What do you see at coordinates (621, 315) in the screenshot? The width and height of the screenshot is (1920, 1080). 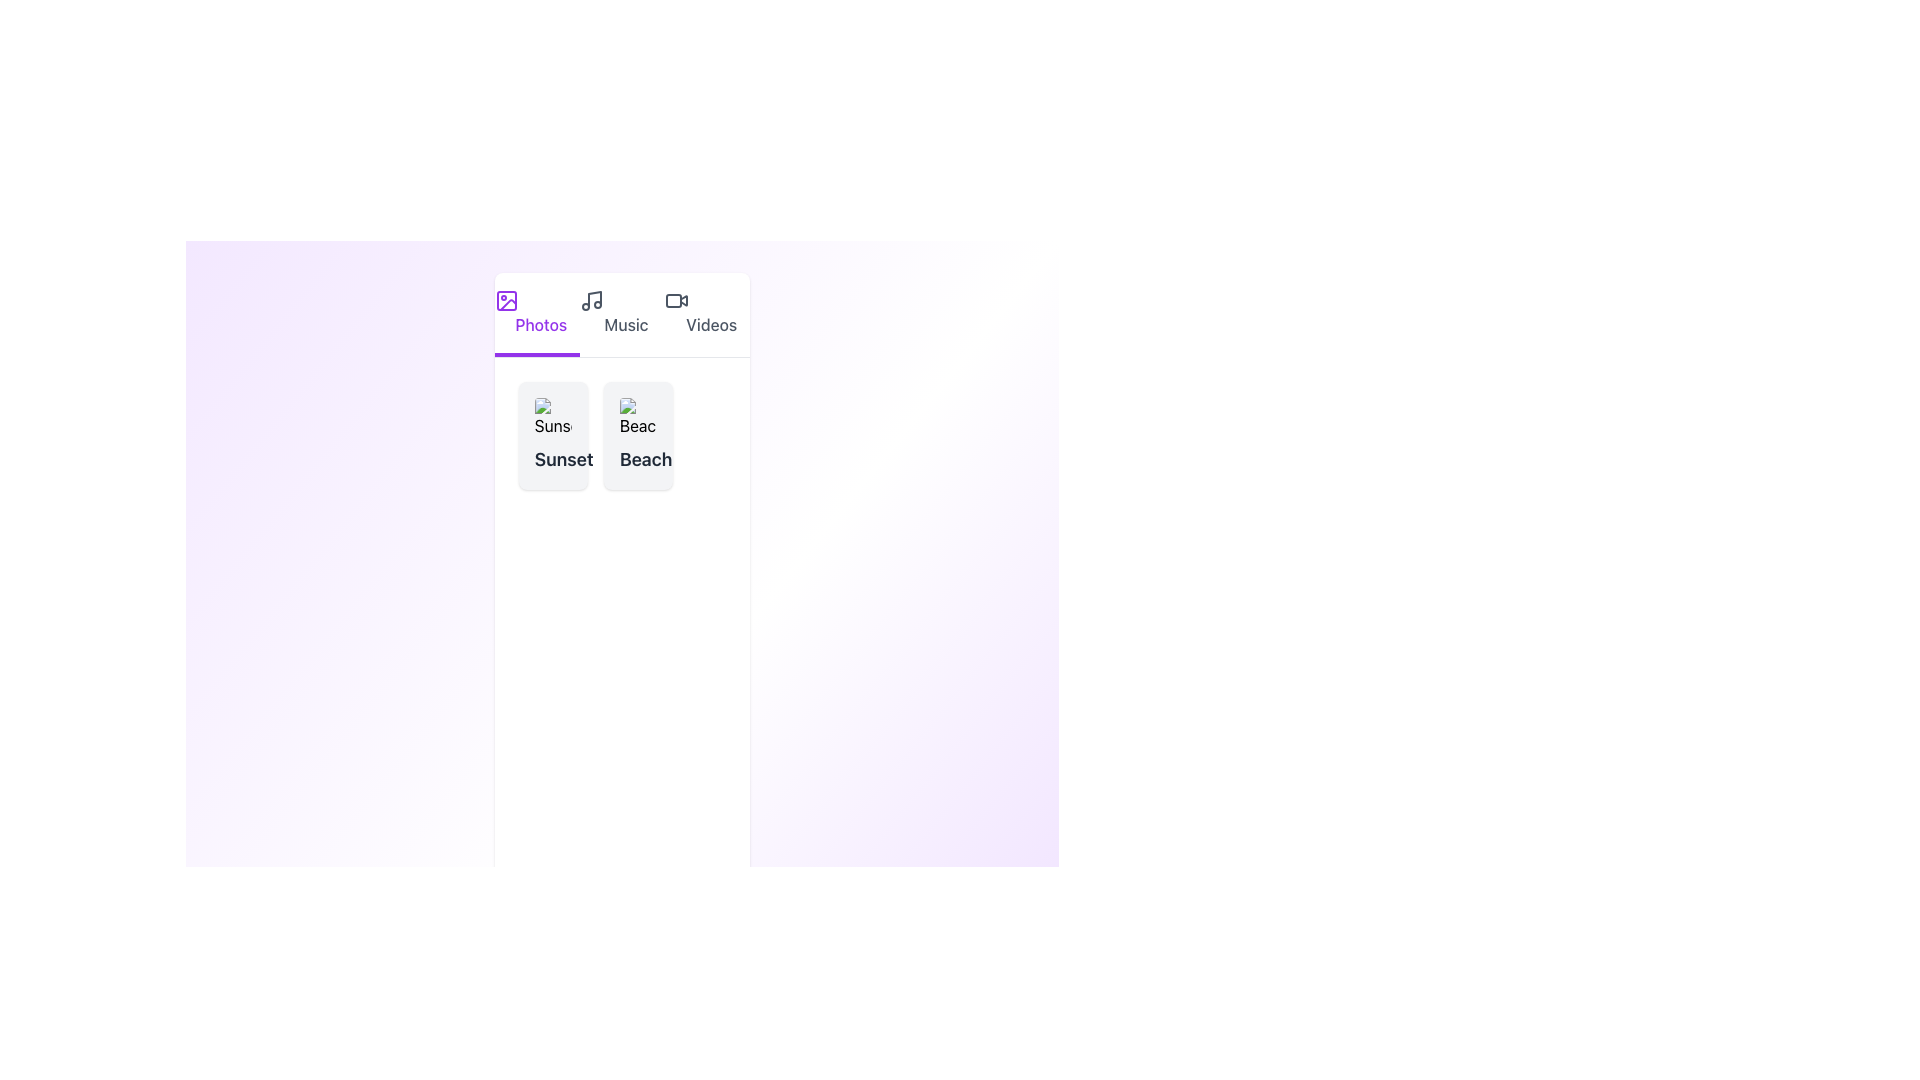 I see `the 'Music' tab in the navigation bar` at bounding box center [621, 315].